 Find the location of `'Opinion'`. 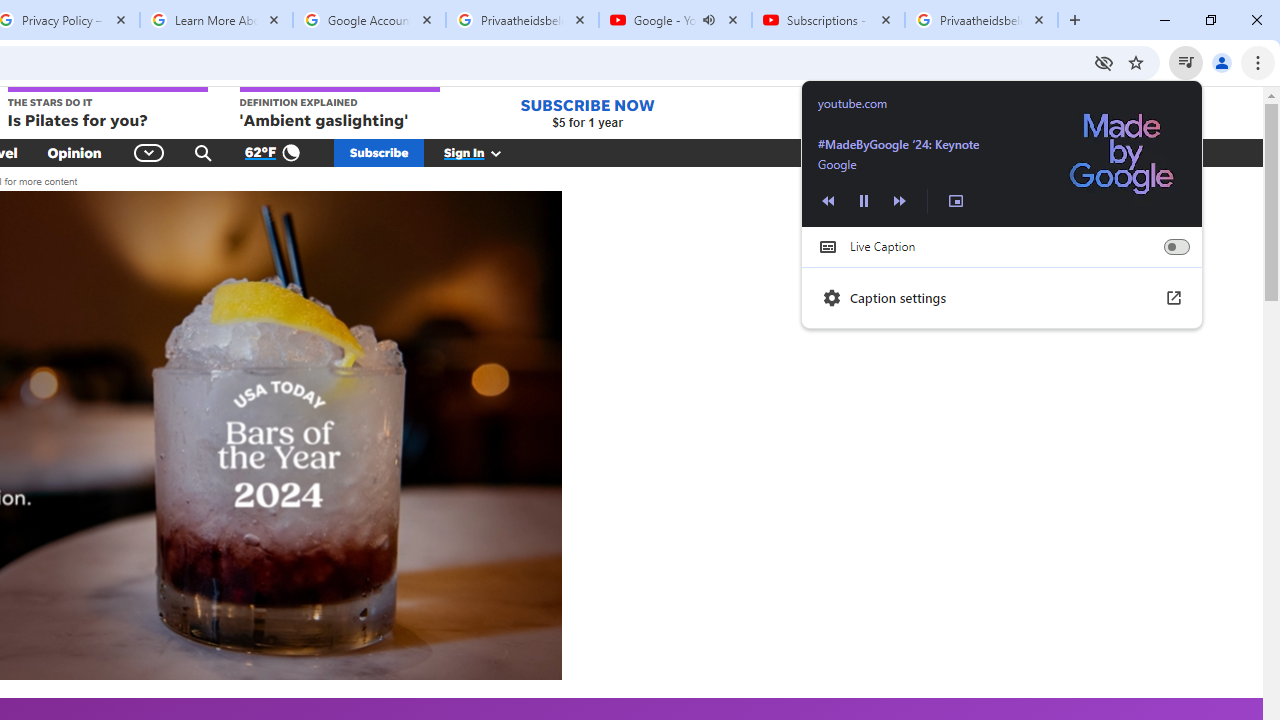

'Opinion' is located at coordinates (74, 152).